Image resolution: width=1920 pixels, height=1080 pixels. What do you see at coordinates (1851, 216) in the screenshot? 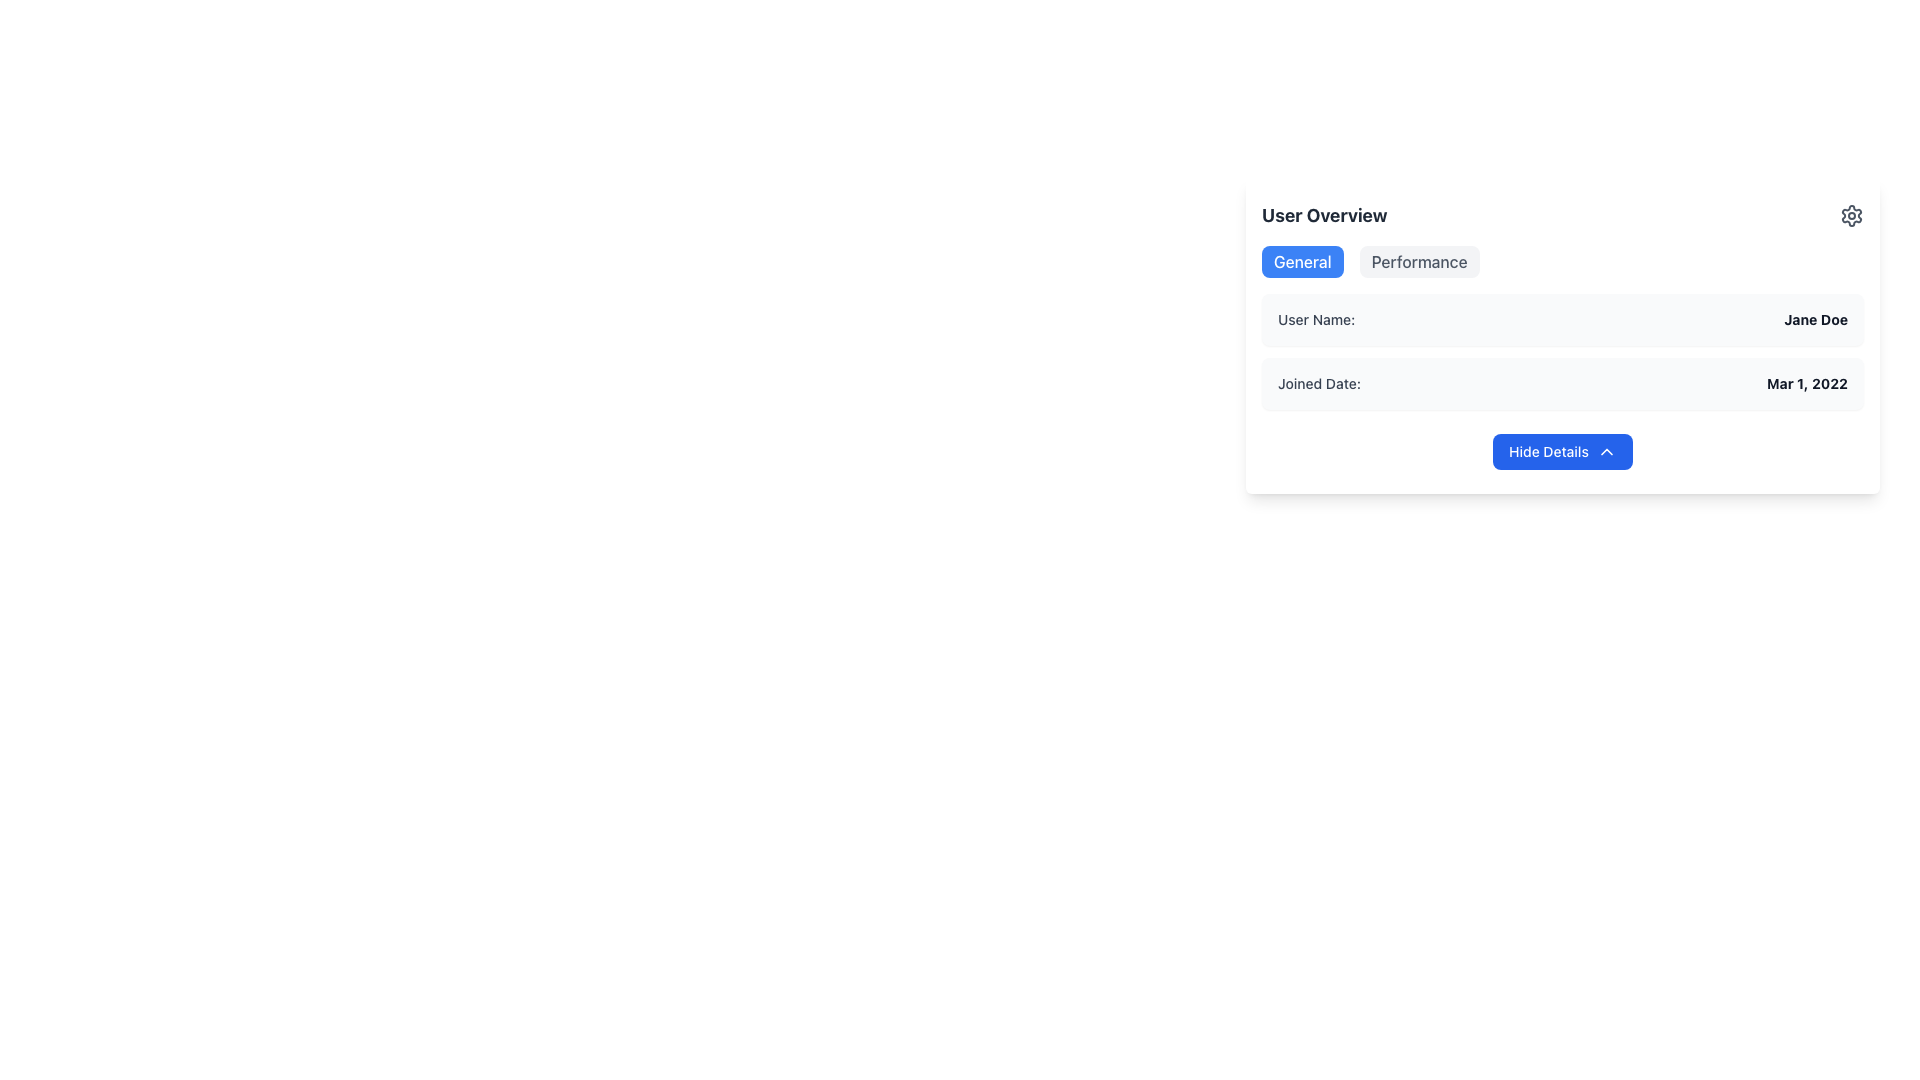
I see `the settings icon located at the far right side of the 'User Overview' panel, next to the title 'User Overview'` at bounding box center [1851, 216].